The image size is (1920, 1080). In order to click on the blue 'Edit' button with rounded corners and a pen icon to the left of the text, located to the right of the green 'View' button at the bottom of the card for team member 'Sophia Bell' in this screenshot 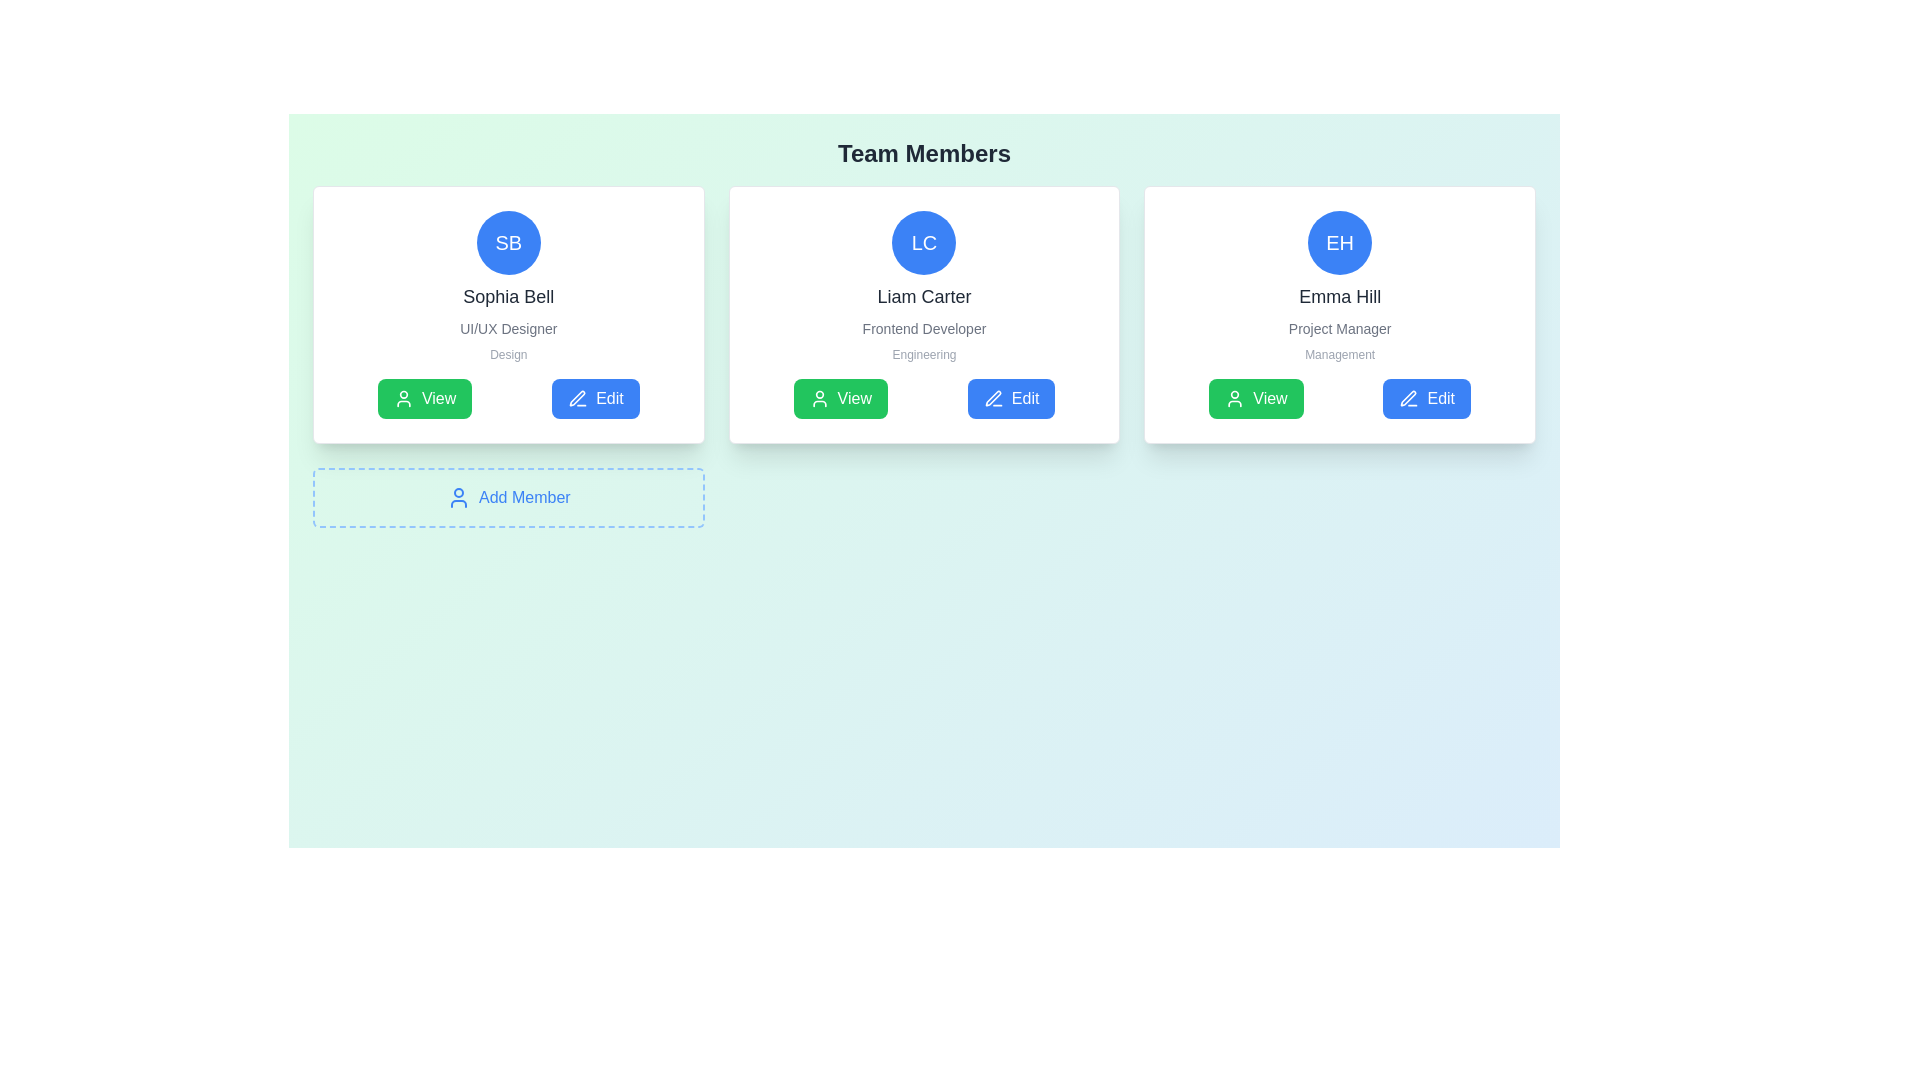, I will do `click(594, 398)`.